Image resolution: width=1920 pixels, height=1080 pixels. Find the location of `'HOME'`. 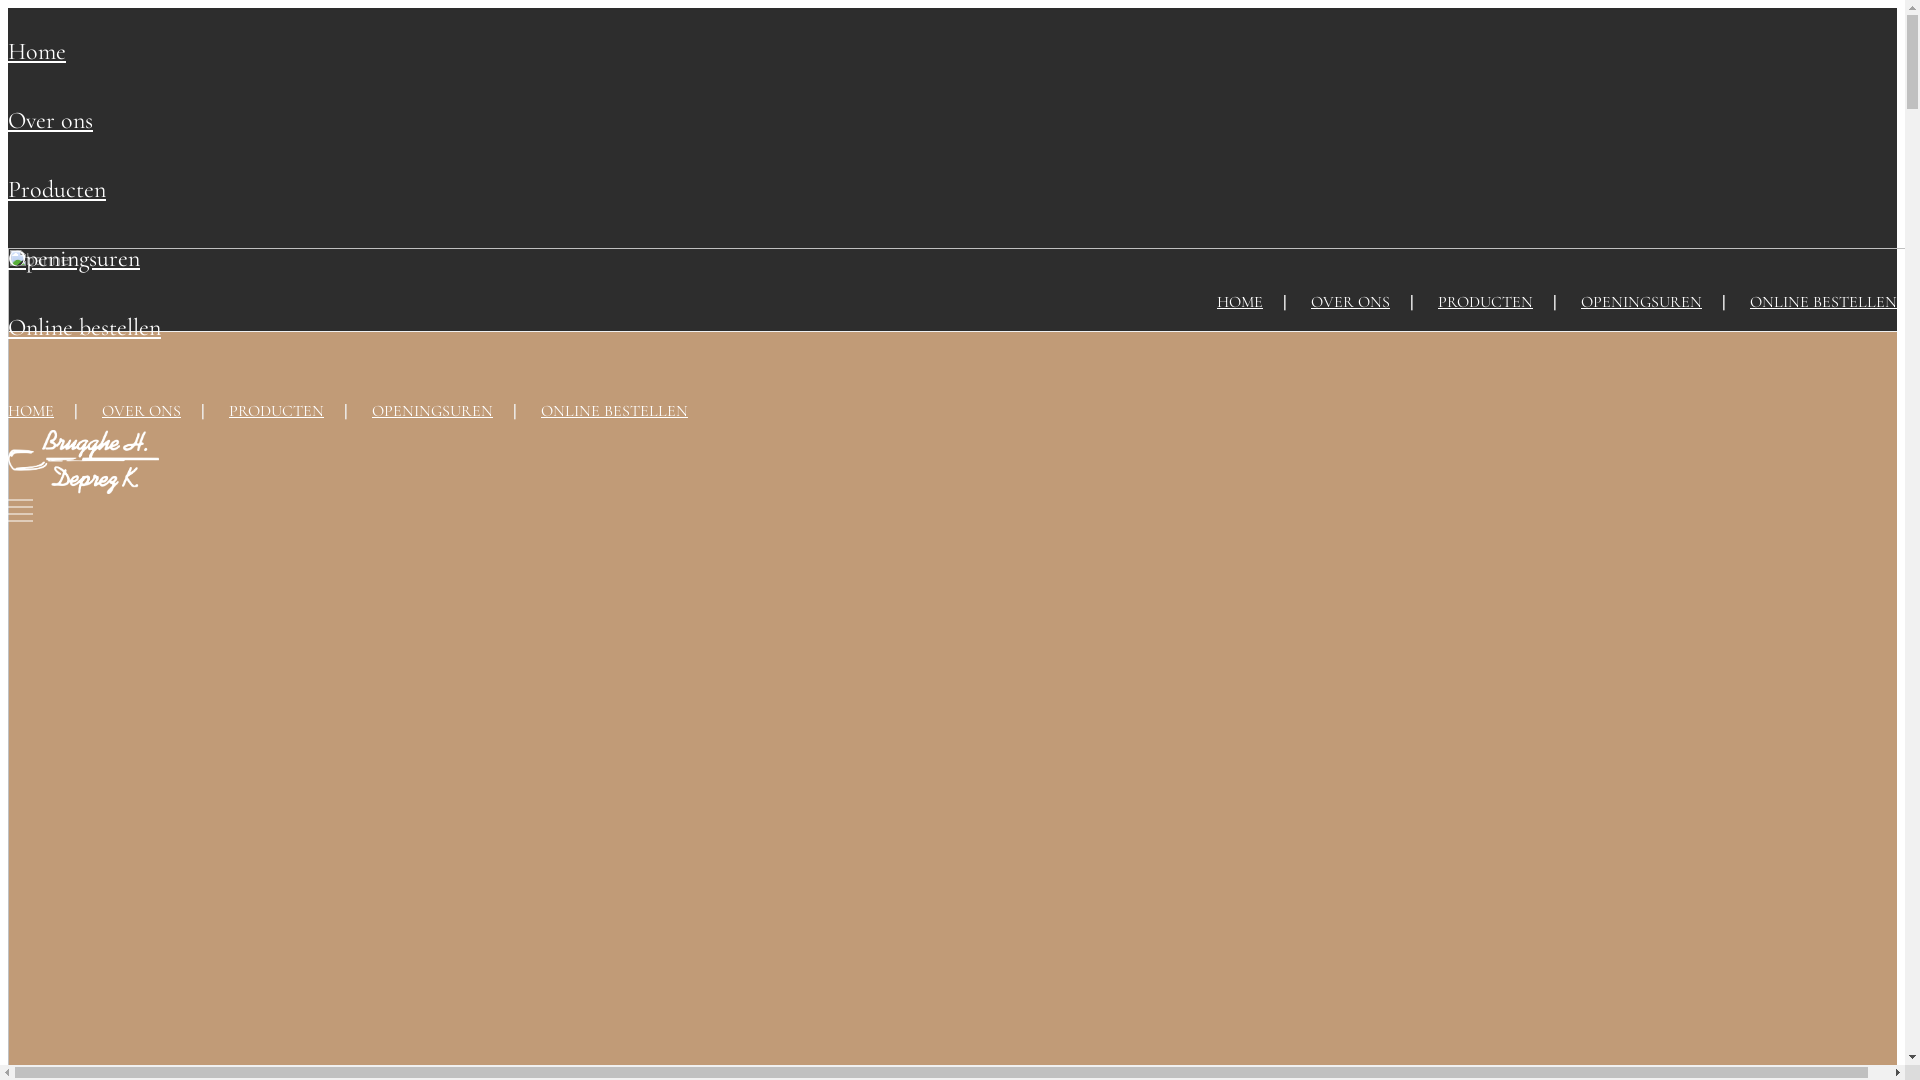

'HOME' is located at coordinates (8, 410).